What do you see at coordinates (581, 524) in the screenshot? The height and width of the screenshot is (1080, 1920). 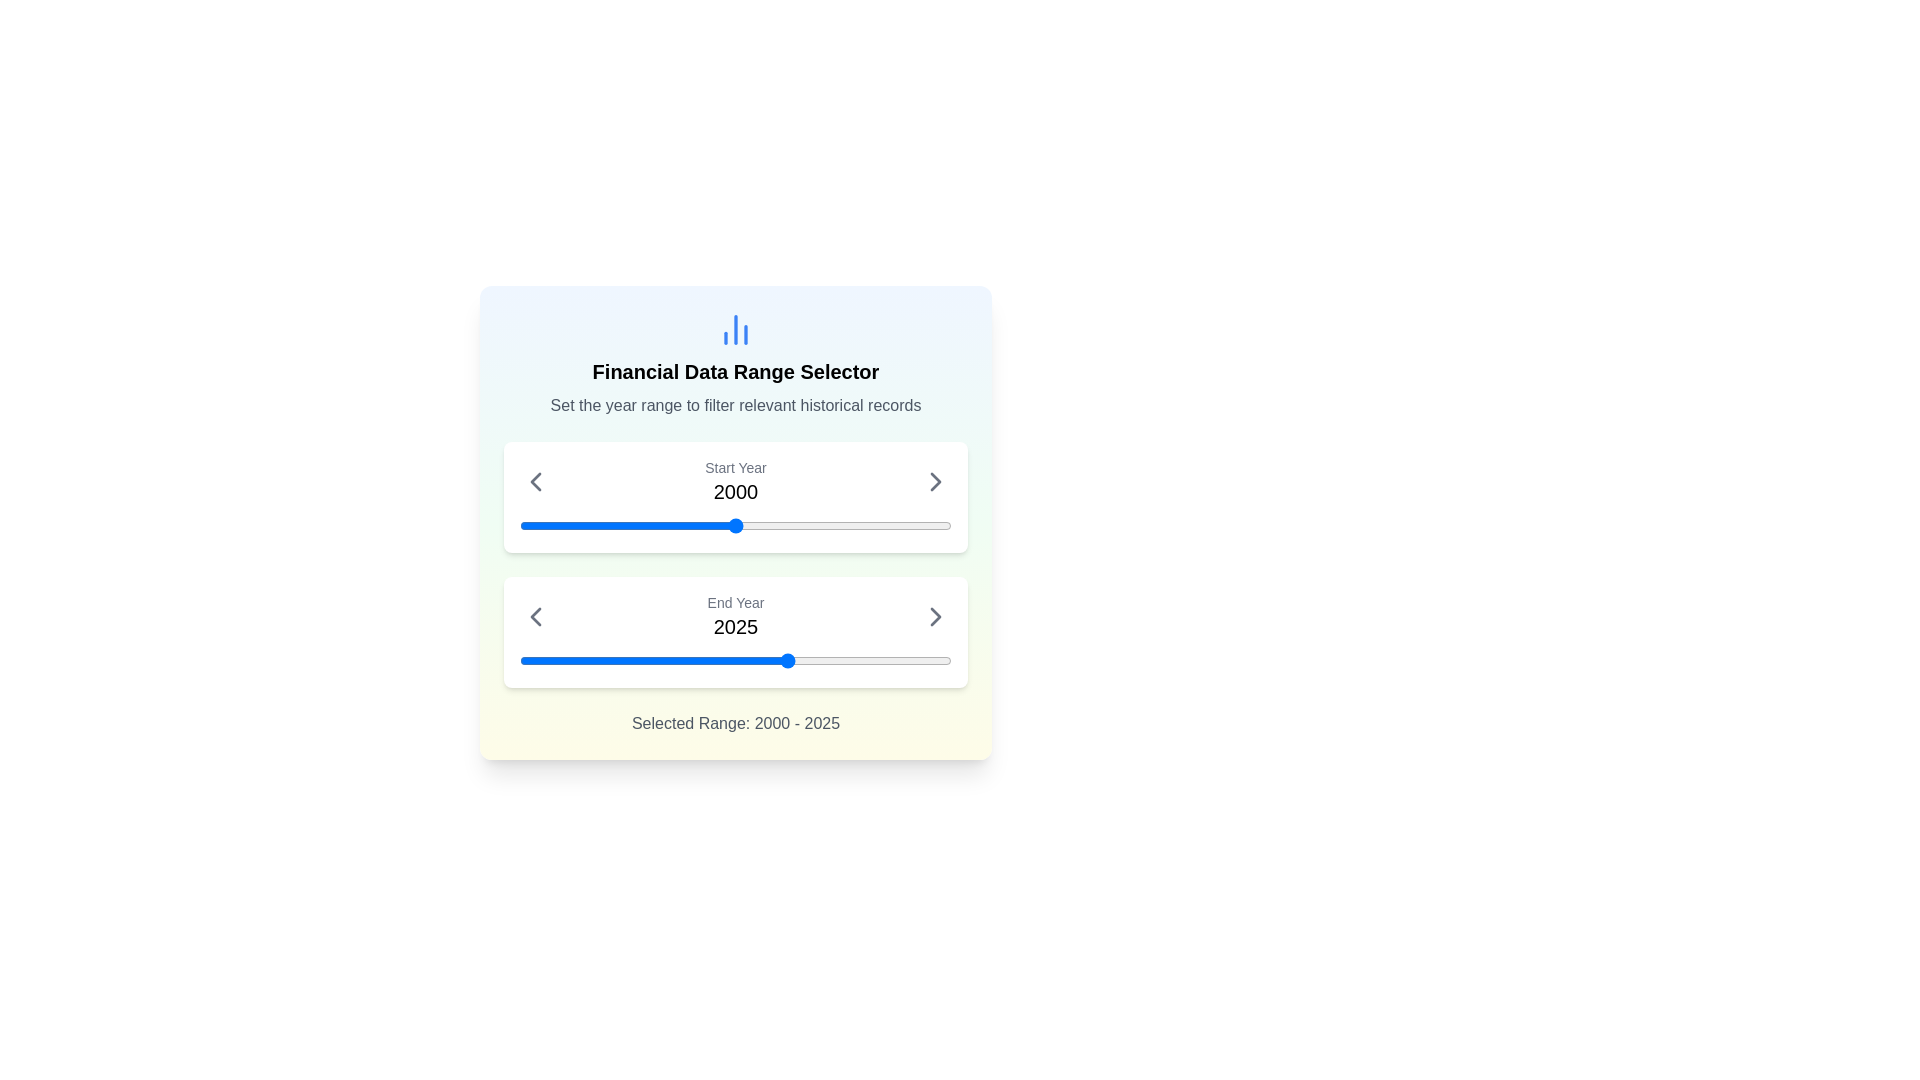 I see `the start year` at bounding box center [581, 524].